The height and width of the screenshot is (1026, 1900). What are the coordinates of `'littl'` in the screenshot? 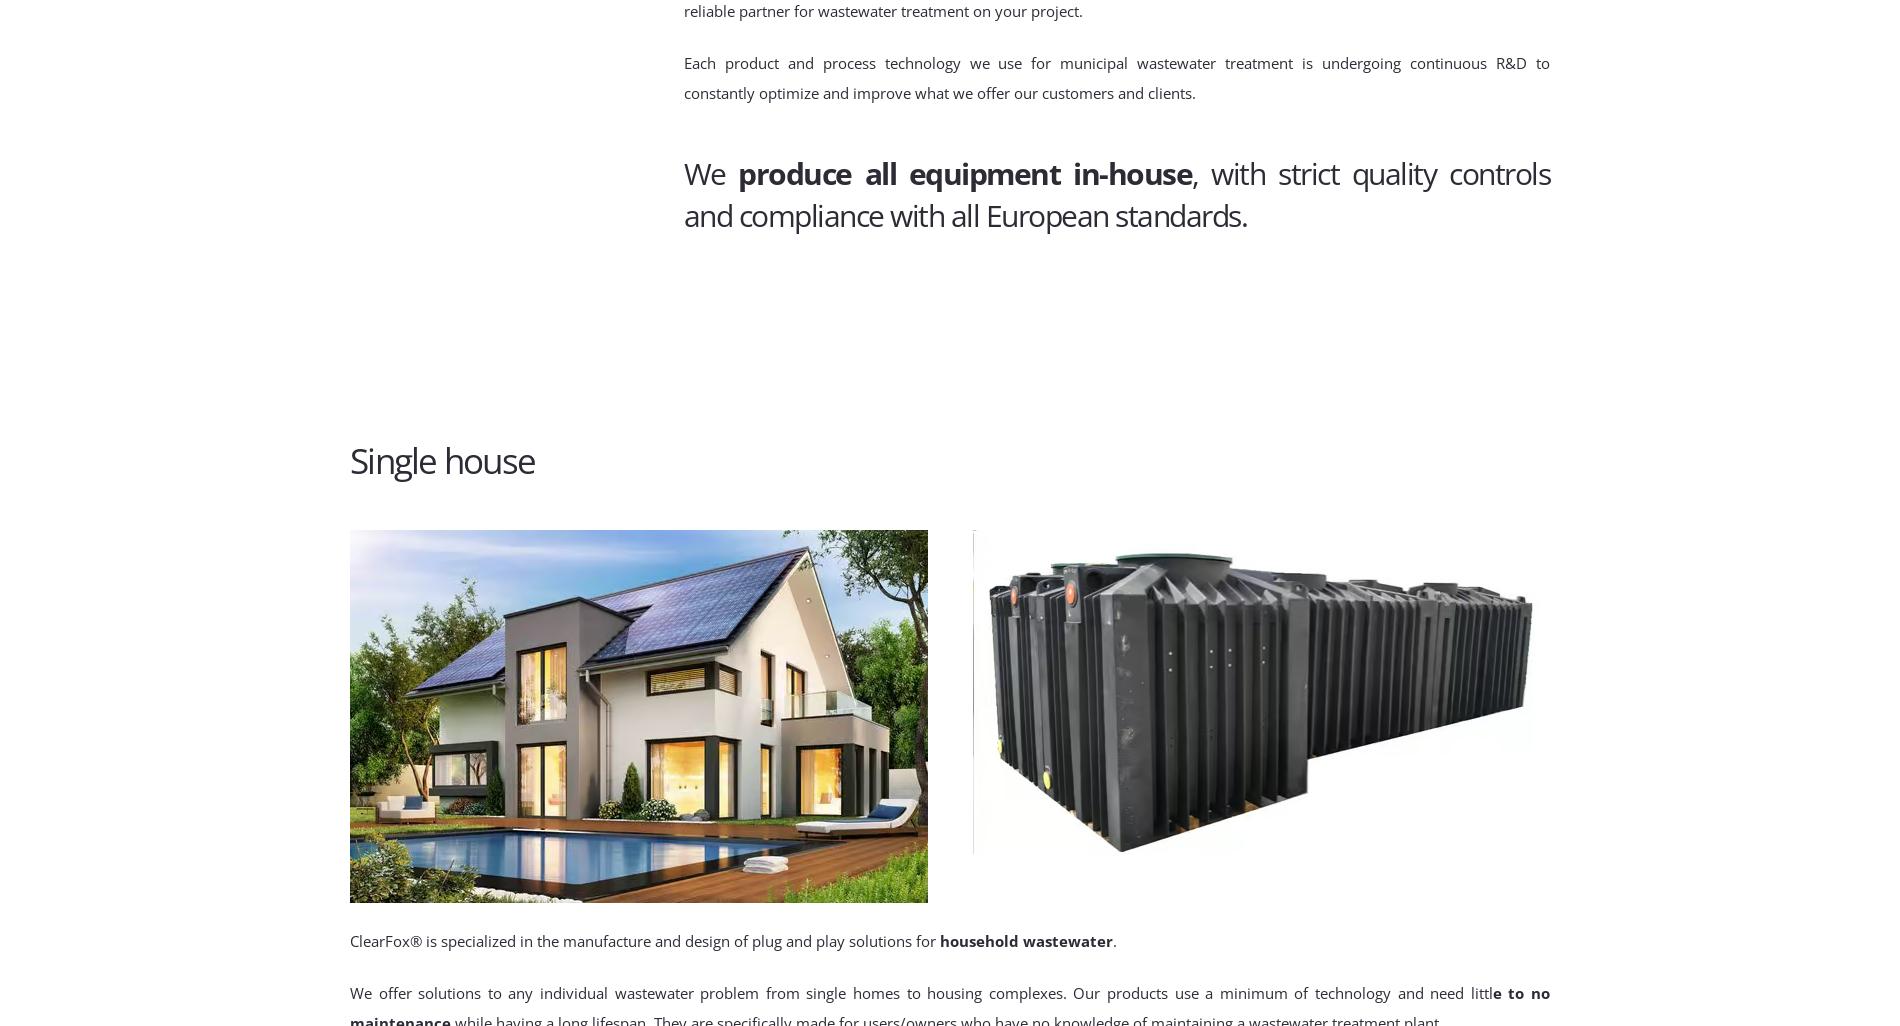 It's located at (1481, 991).